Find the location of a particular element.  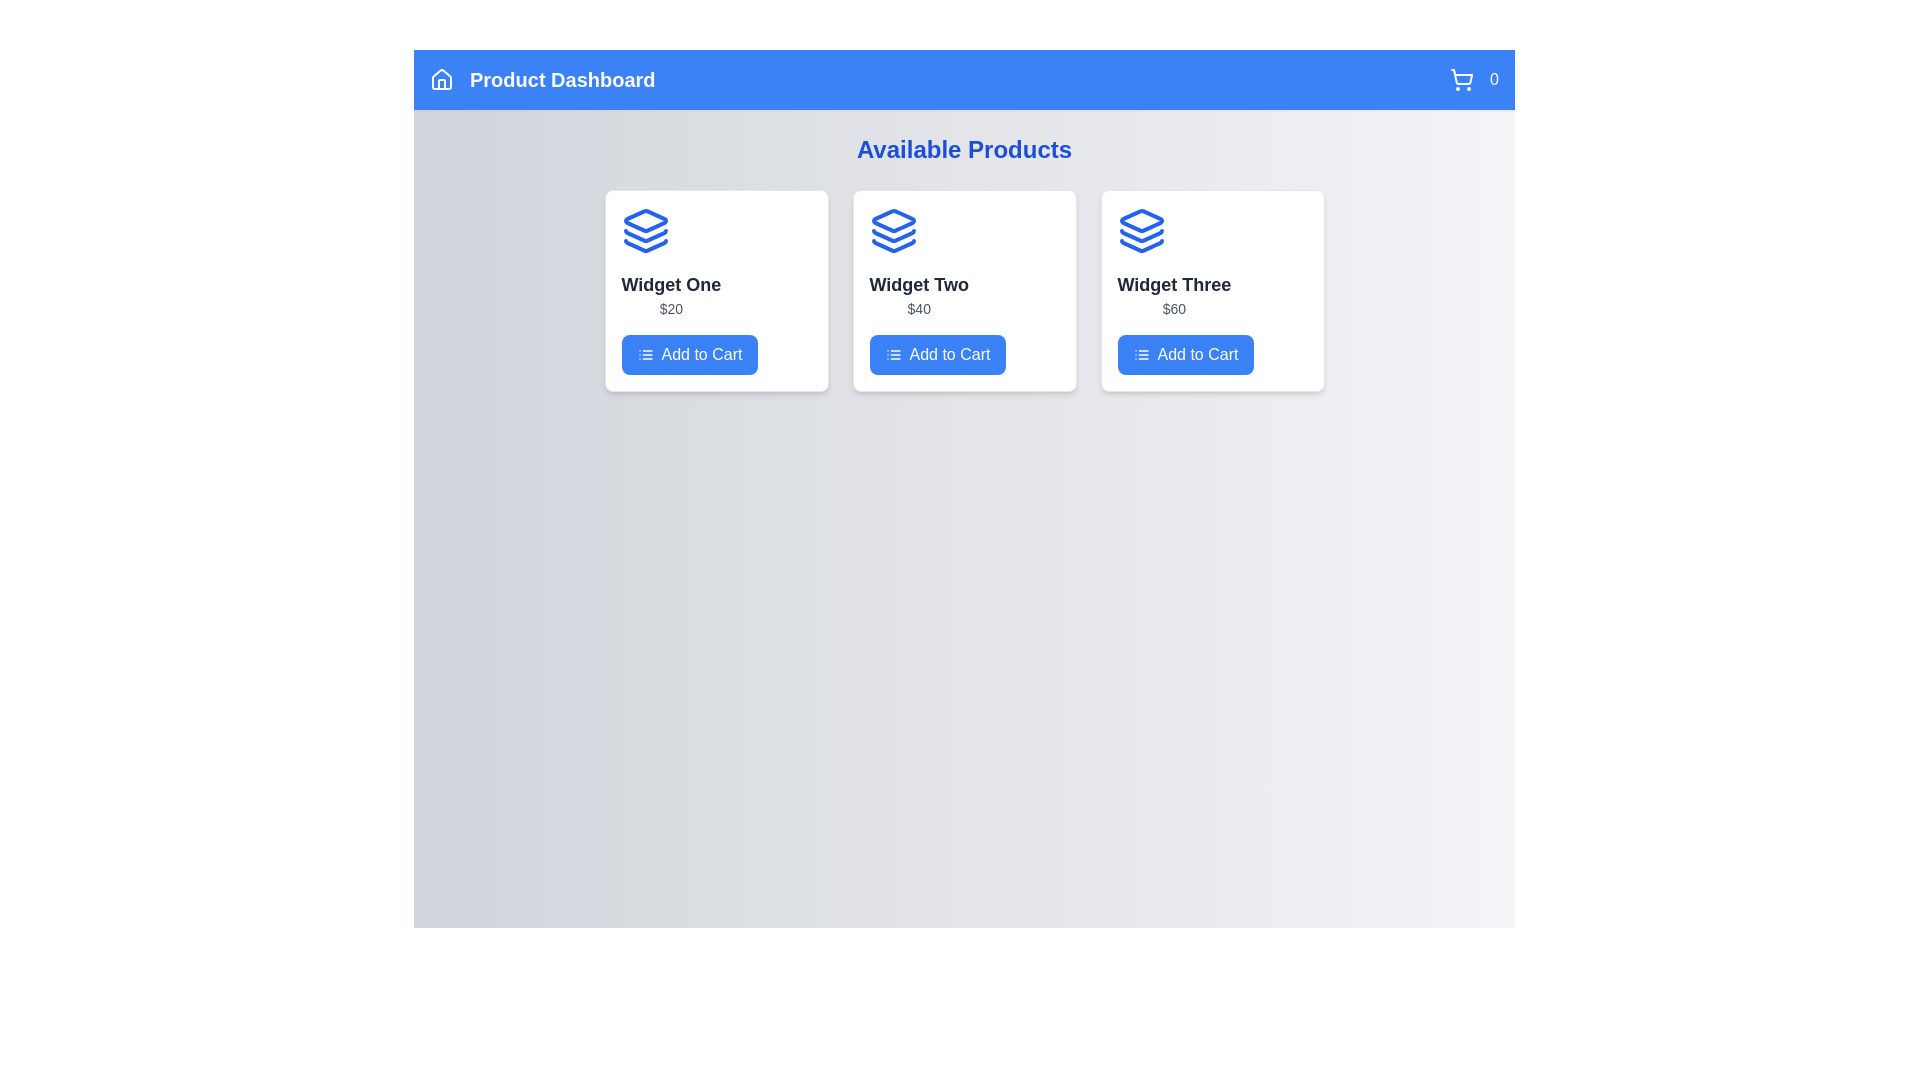

the text label displaying the item count in the shopping cart, located in the top-right corner of the interface, next to the shopping cart icon is located at coordinates (1494, 79).